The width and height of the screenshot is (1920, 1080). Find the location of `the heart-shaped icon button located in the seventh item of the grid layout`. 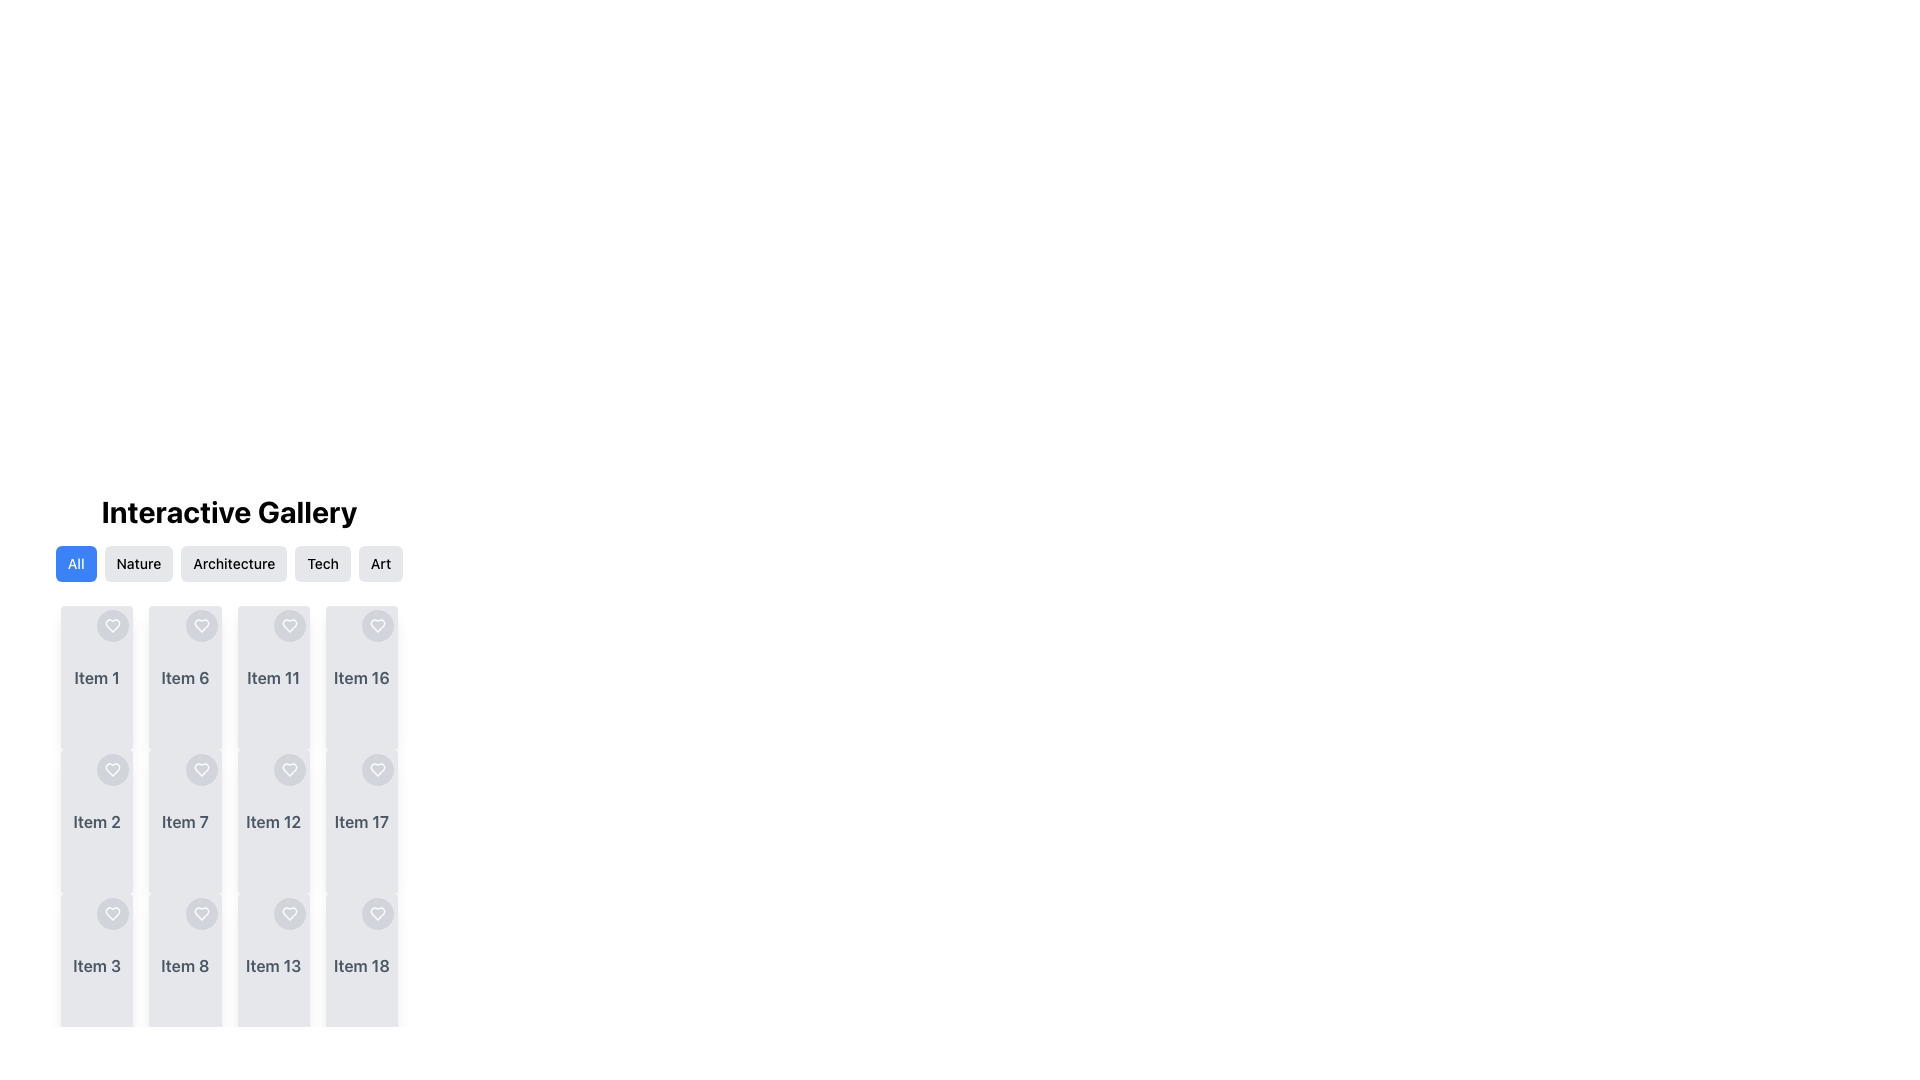

the heart-shaped icon button located in the seventh item of the grid layout is located at coordinates (201, 769).